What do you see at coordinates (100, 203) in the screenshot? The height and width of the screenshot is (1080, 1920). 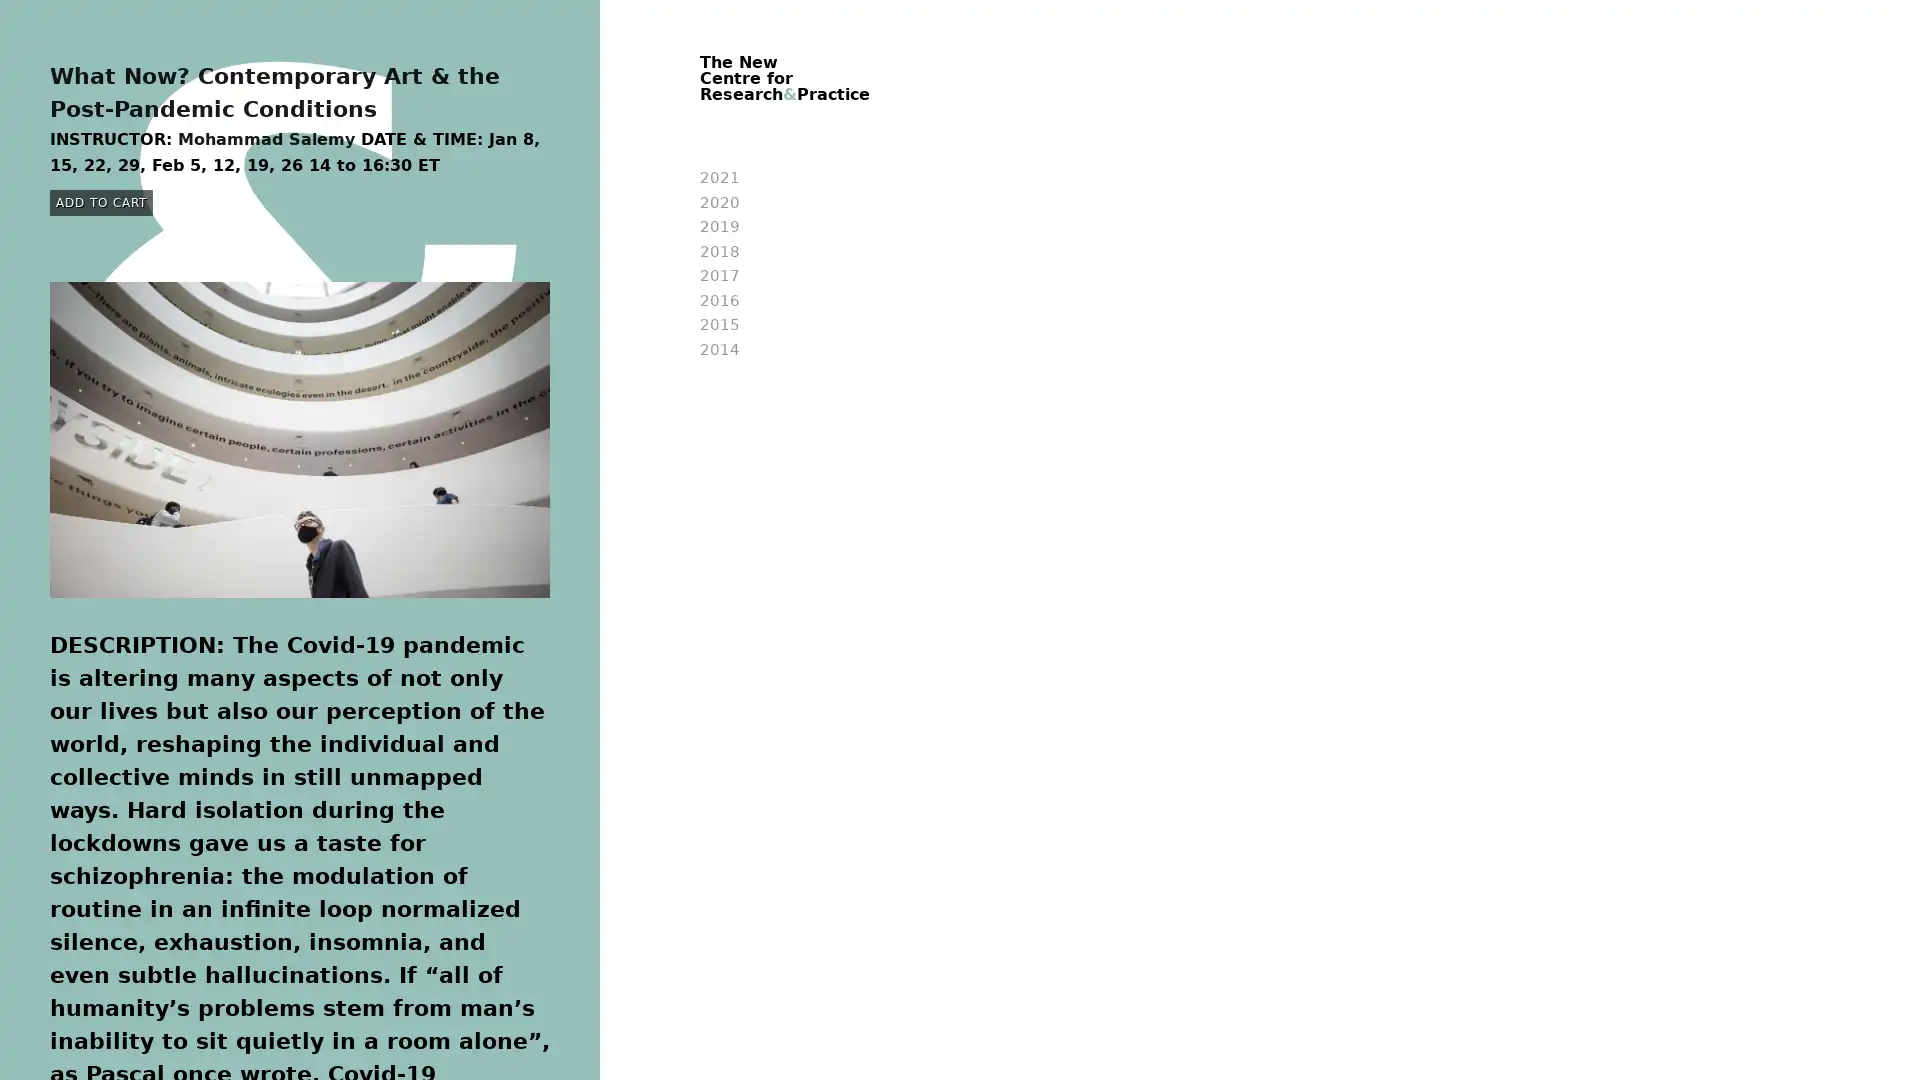 I see `Add to Cart` at bounding box center [100, 203].